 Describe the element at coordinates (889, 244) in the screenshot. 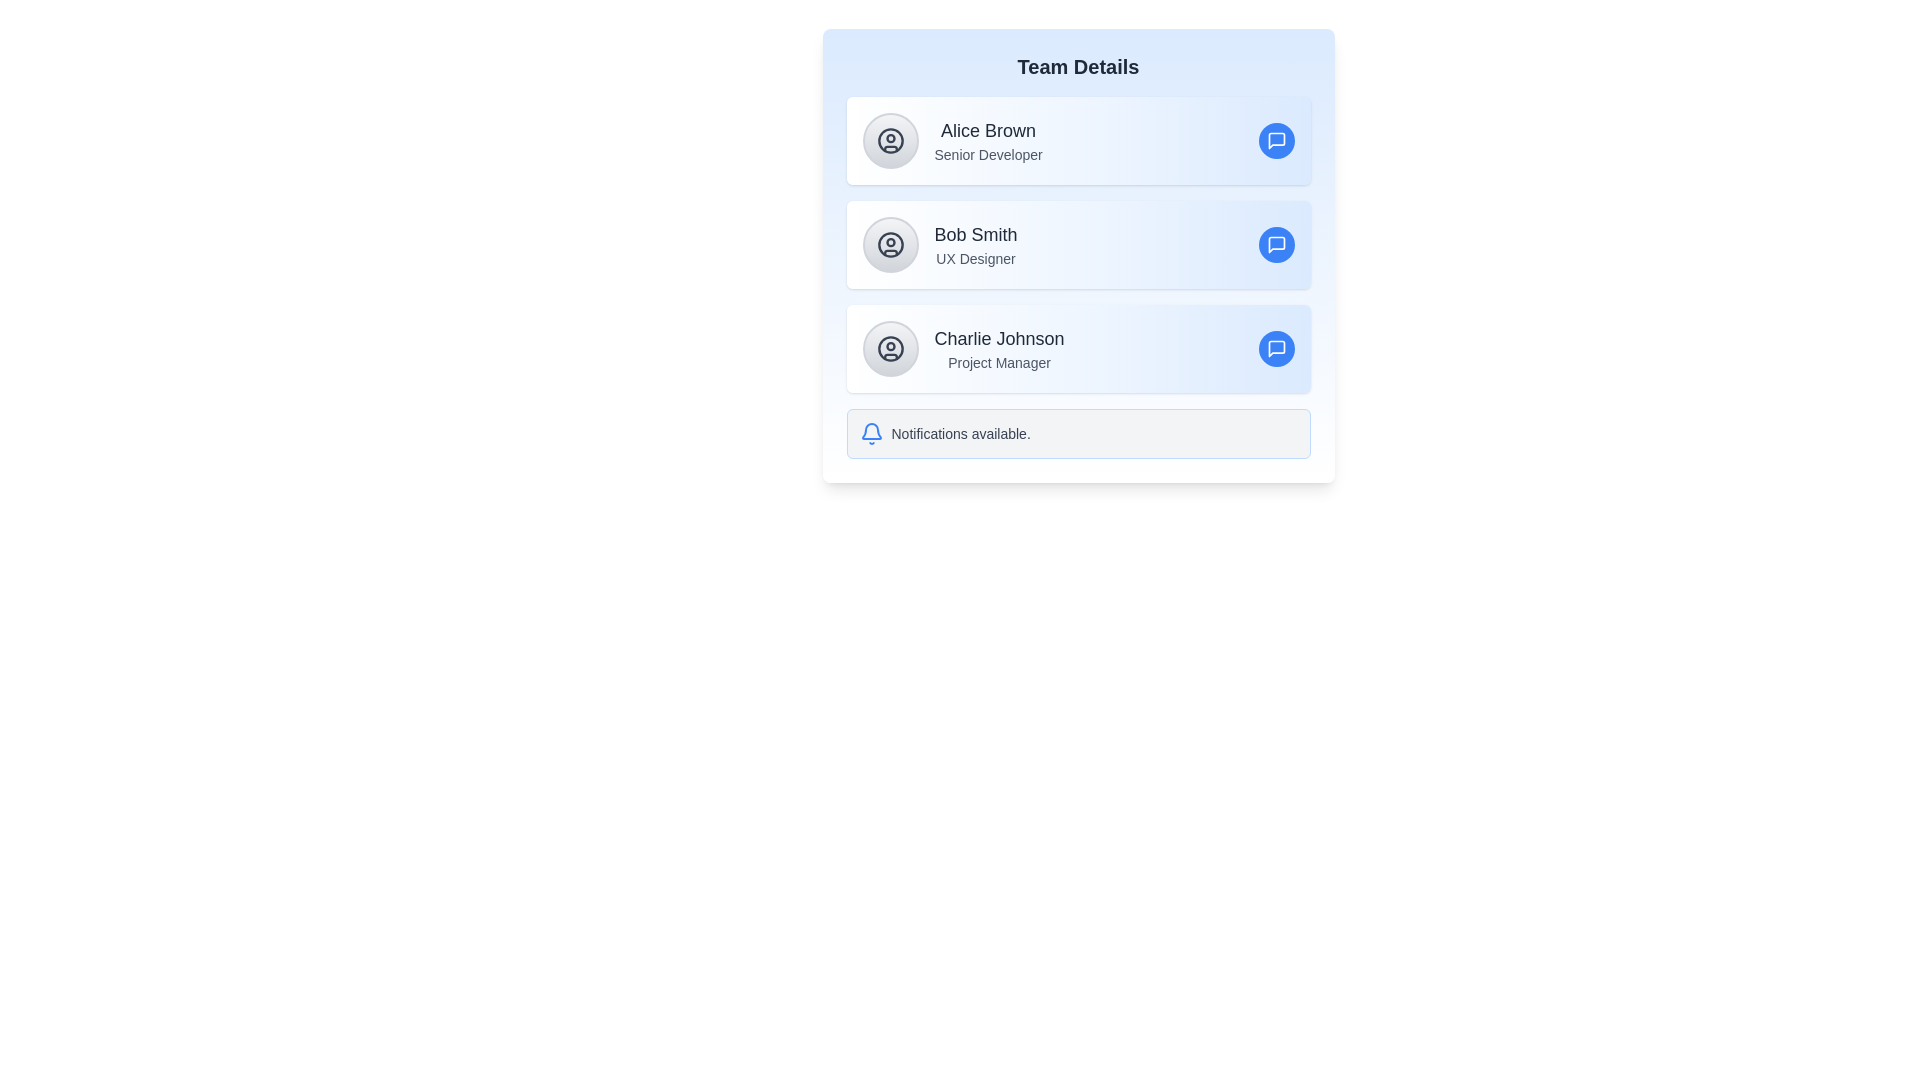

I see `the circular profile icon representing 'Bob Smith', located to the left of the text 'Bob Smith' and 'UX Designer'` at that location.